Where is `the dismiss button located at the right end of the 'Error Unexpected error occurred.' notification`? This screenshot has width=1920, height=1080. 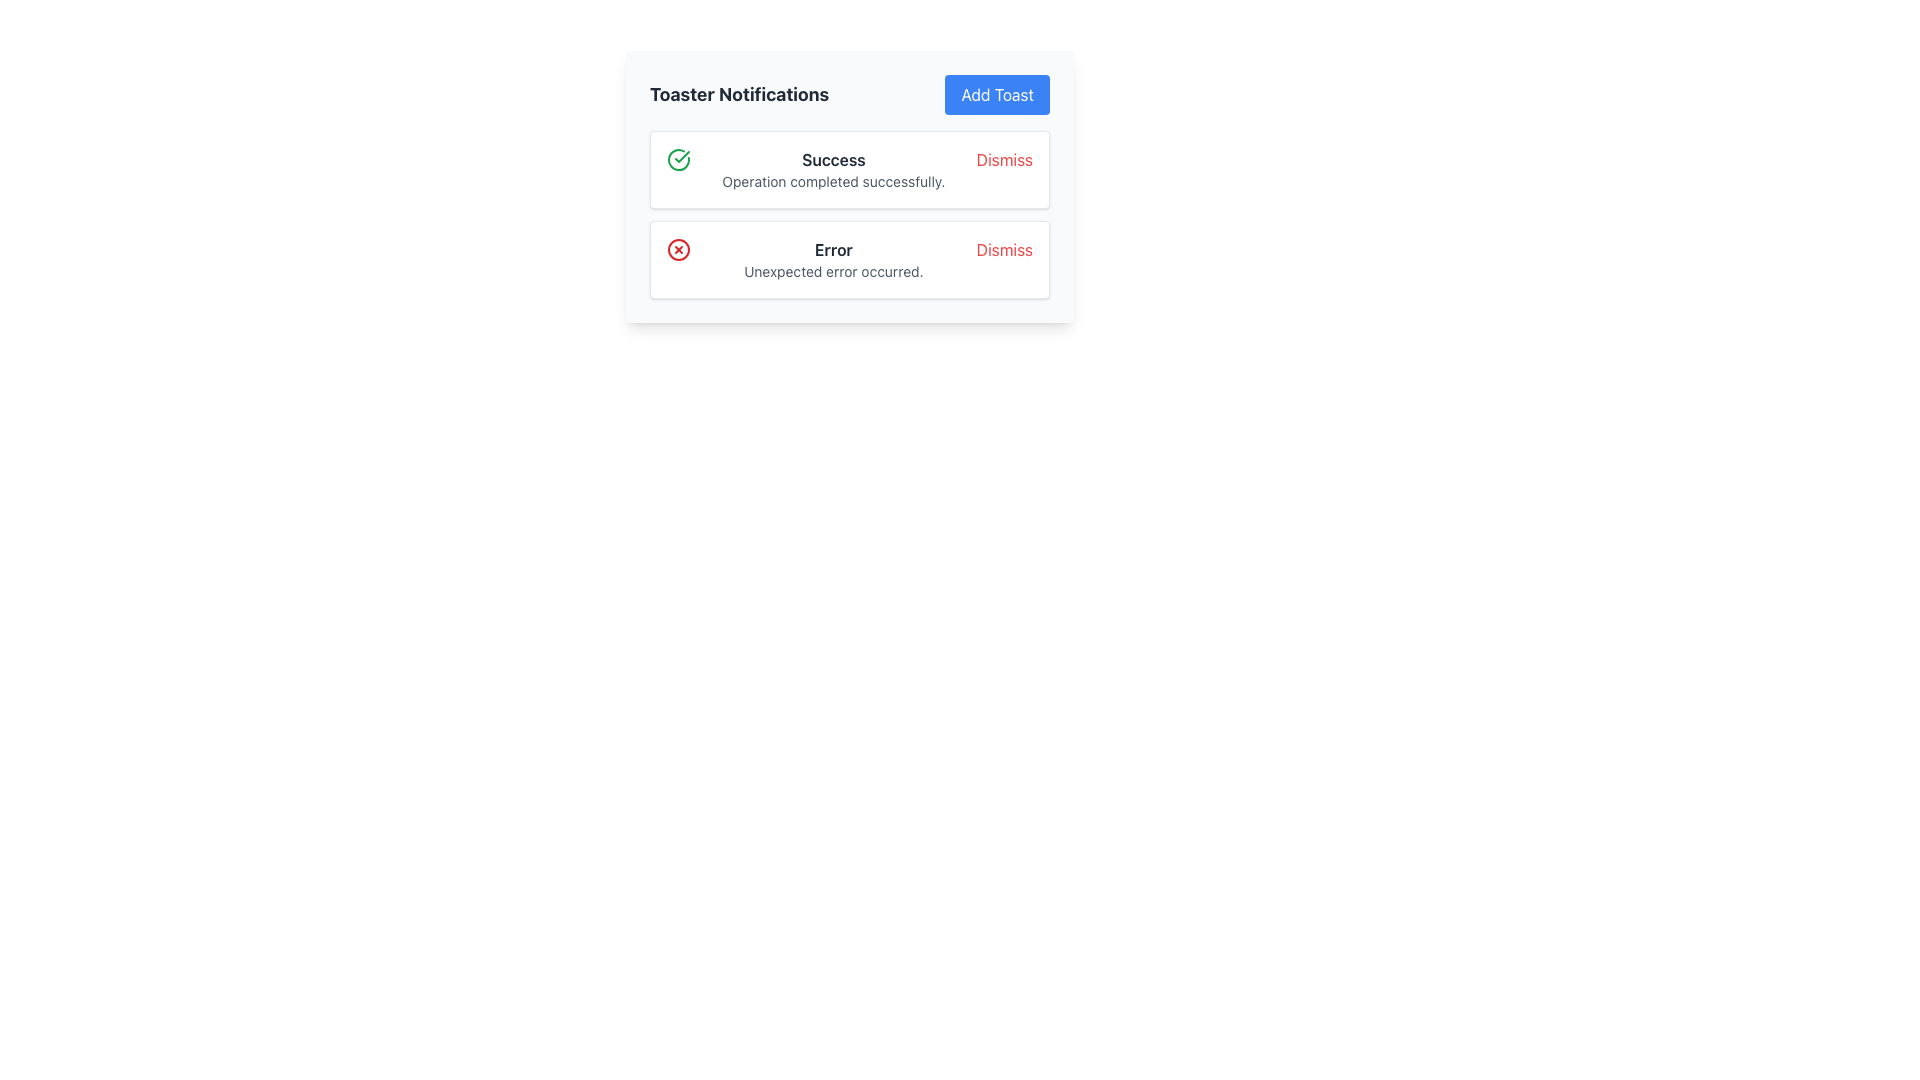
the dismiss button located at the right end of the 'Error Unexpected error occurred.' notification is located at coordinates (1004, 249).